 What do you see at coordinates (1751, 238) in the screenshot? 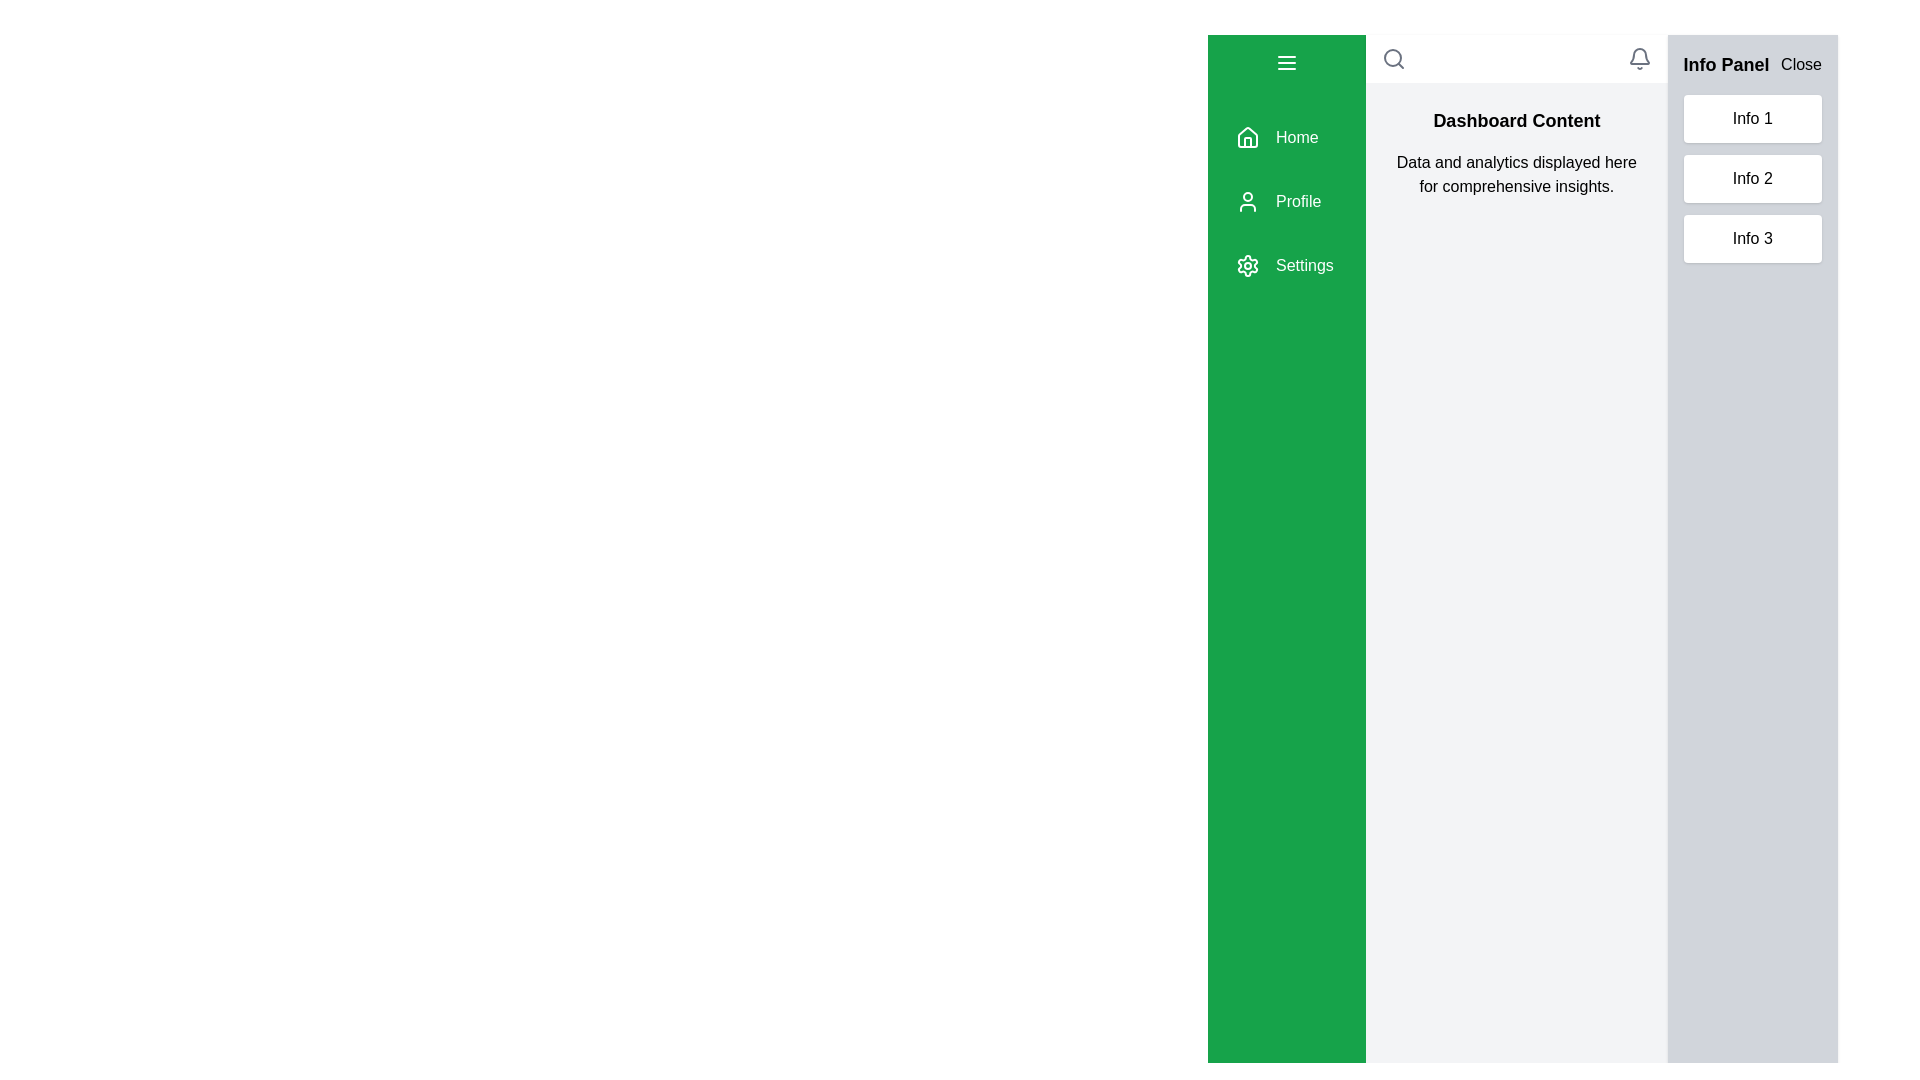
I see `the 'Info 3' button, which is a rectangular button with a white background and the text centered in bold black font, located on the right sidebar below 'Info 2'` at bounding box center [1751, 238].